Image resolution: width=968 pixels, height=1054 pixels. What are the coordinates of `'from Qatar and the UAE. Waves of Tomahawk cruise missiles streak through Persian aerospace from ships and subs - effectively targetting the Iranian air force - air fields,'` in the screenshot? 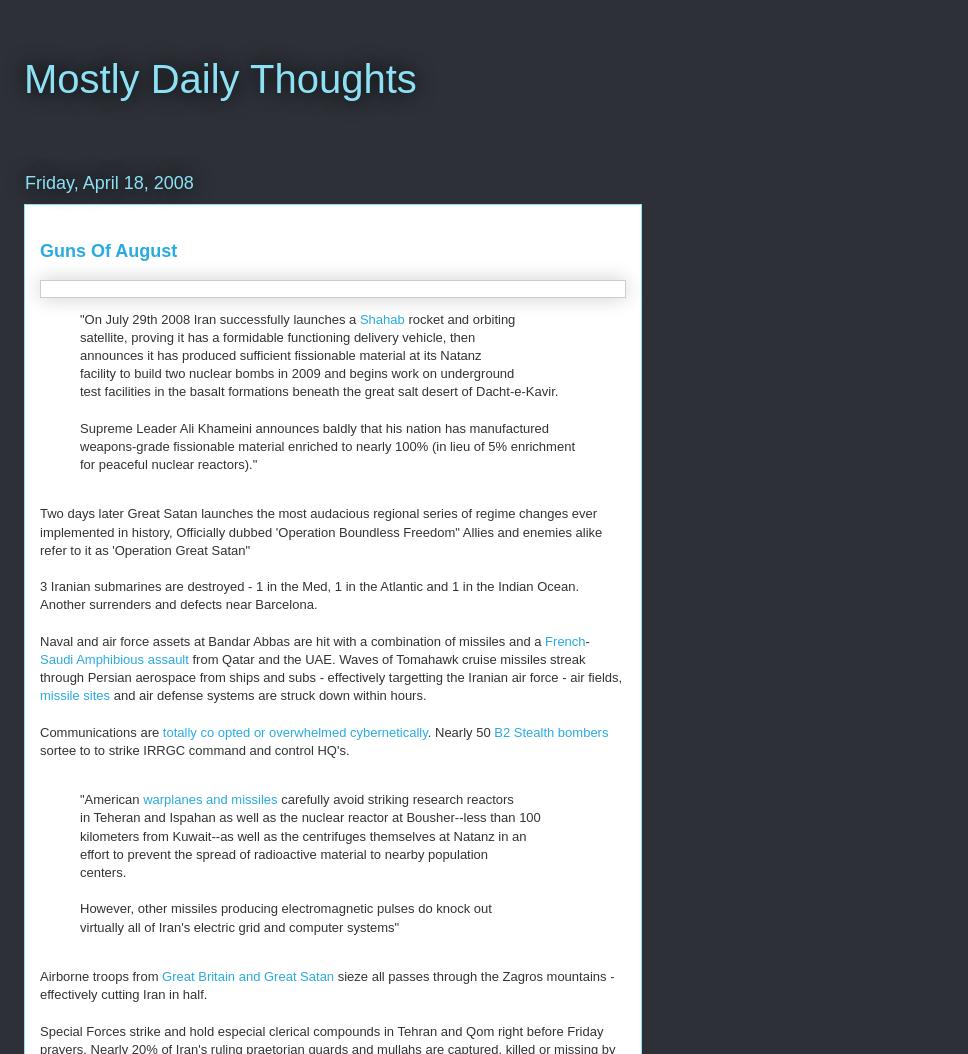 It's located at (330, 668).